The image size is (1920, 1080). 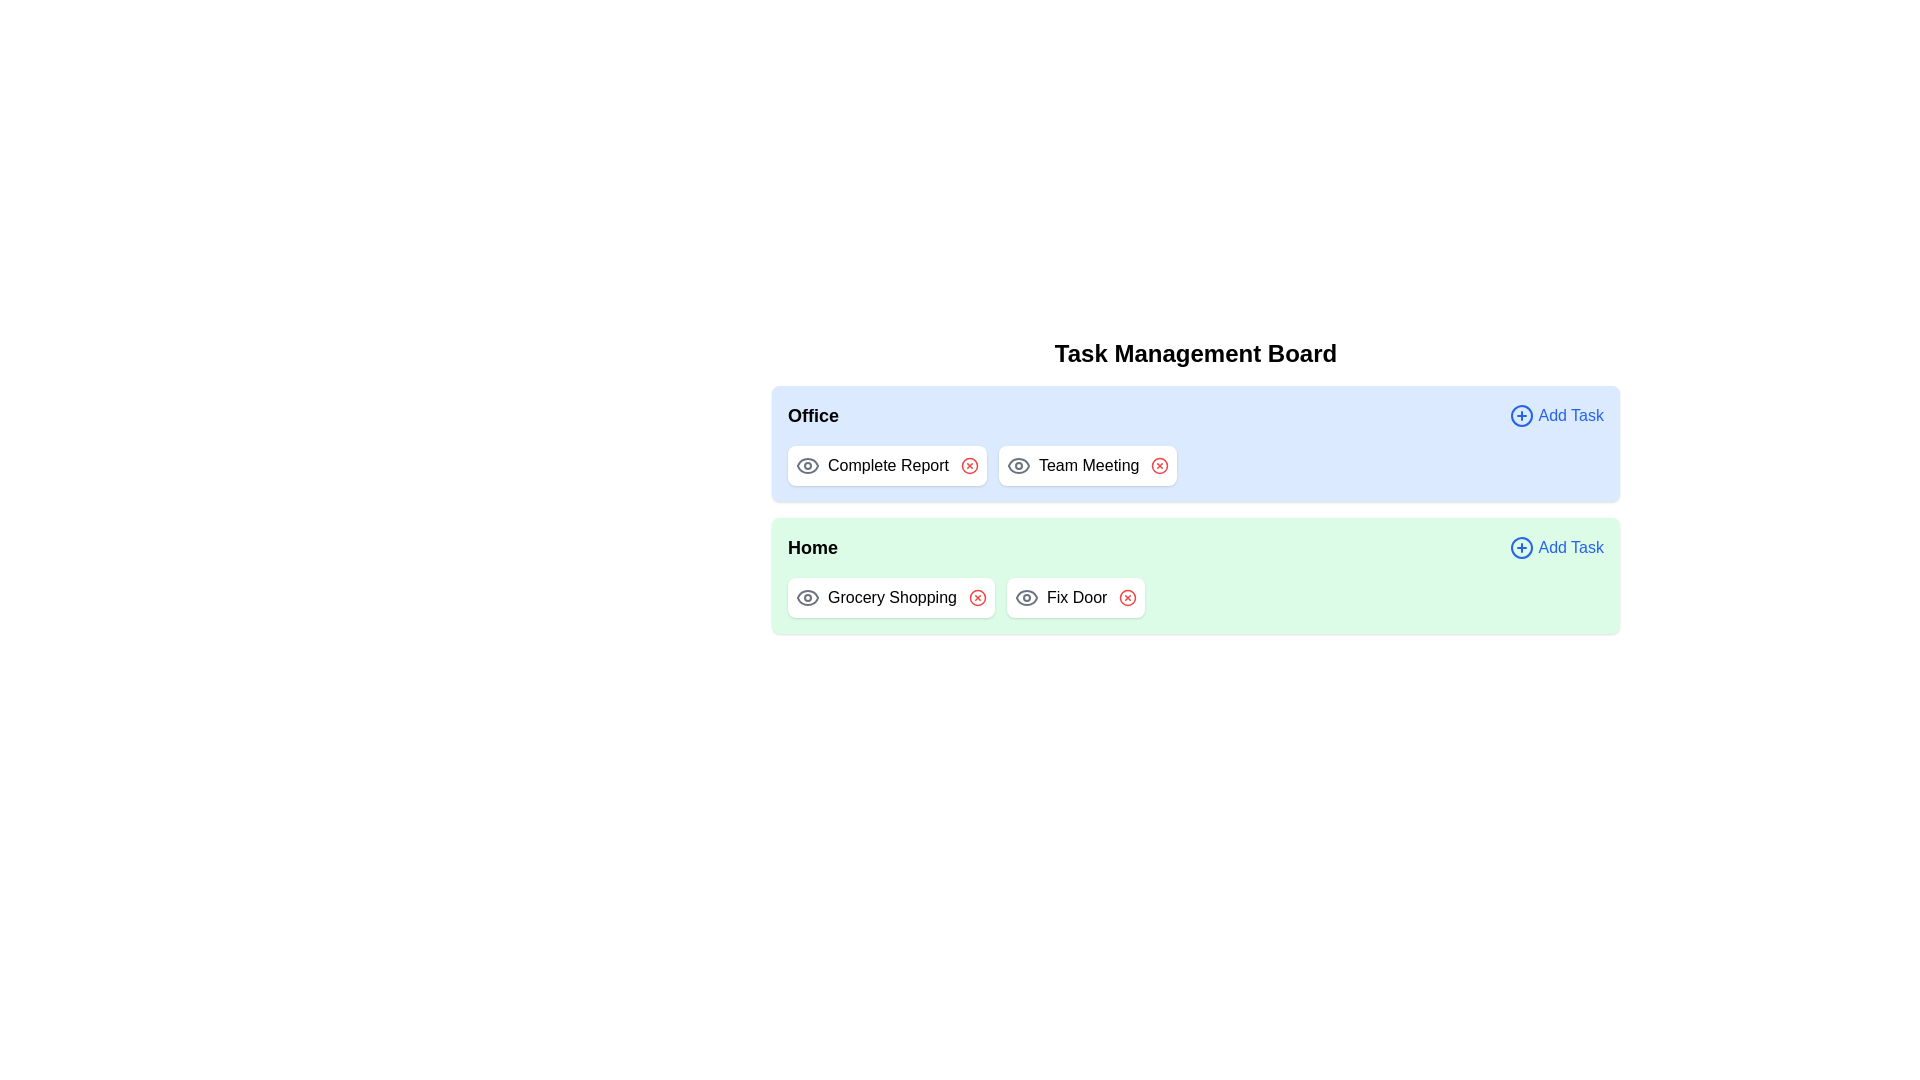 What do you see at coordinates (1555, 547) in the screenshot?
I see `the 'Add Task' button for the specified category Home` at bounding box center [1555, 547].